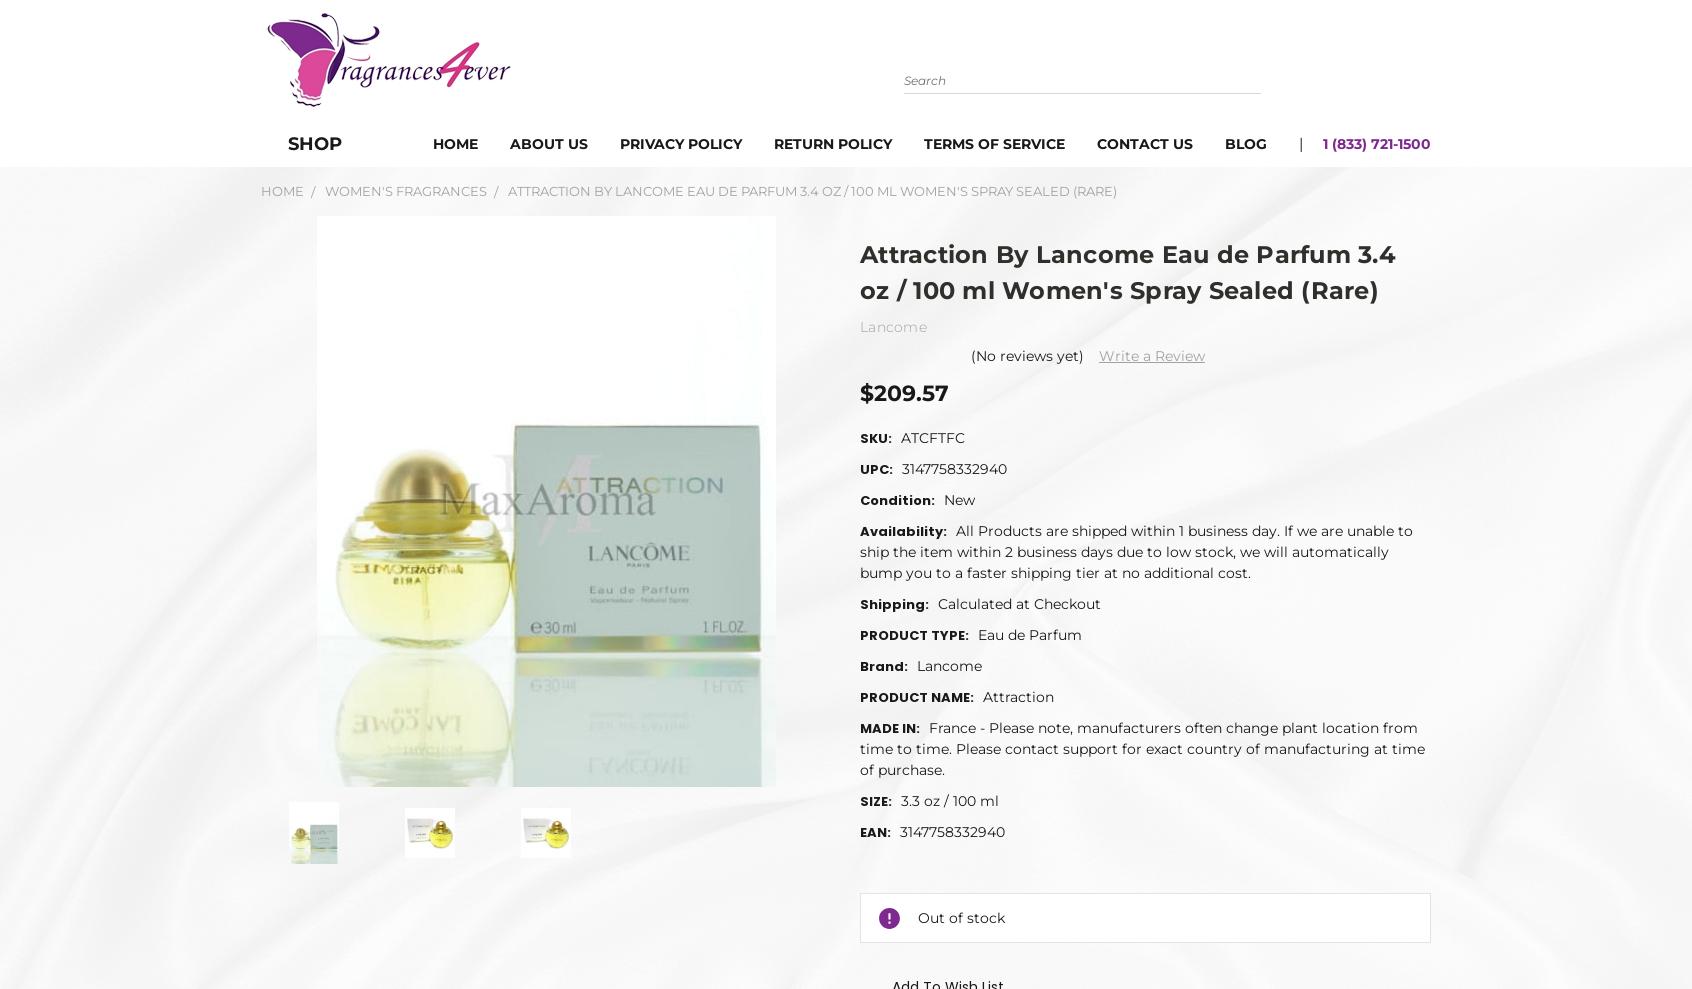  What do you see at coordinates (944, 904) in the screenshot?
I see `'USHER Eau De Parfum 3.4 oz / 100 ml Spray For Women'` at bounding box center [944, 904].